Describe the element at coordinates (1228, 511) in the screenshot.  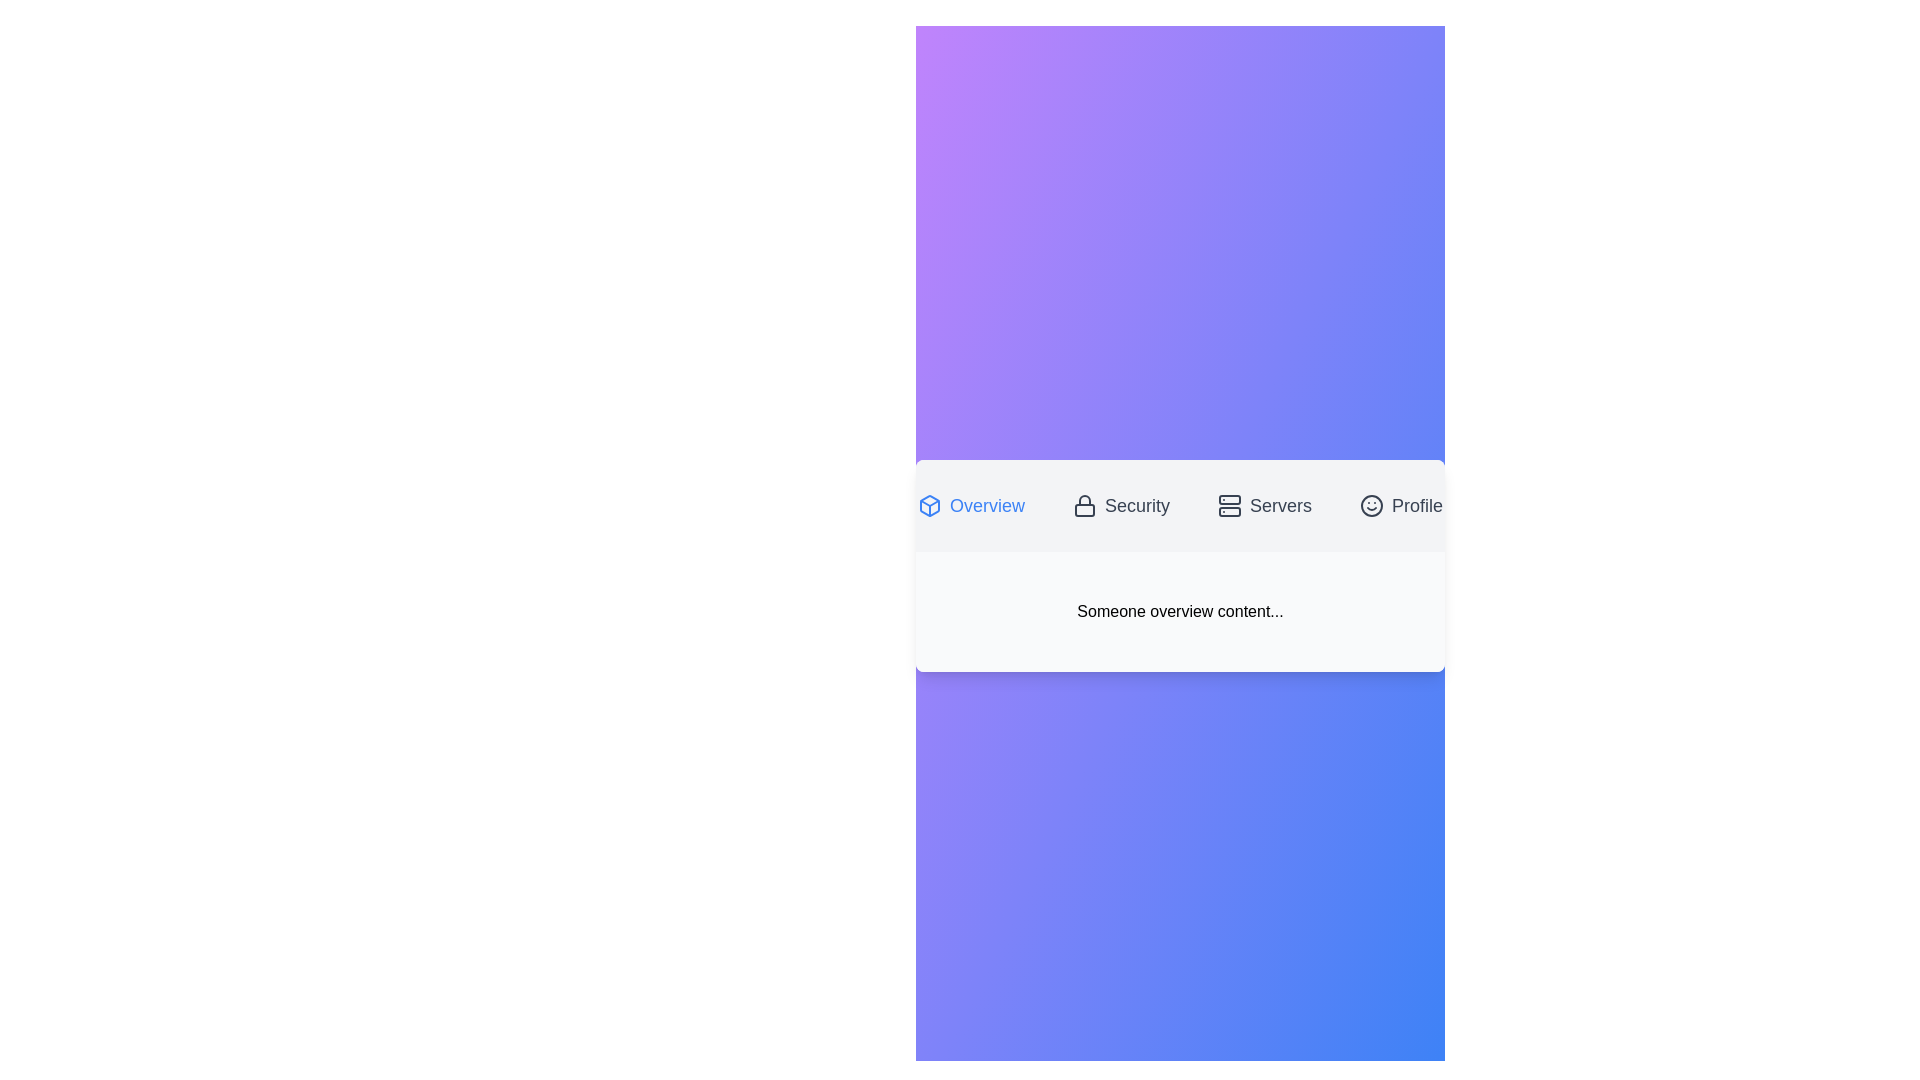
I see `the lower rectangular component with rounded corners within the server icon located in the navigation bar` at that location.